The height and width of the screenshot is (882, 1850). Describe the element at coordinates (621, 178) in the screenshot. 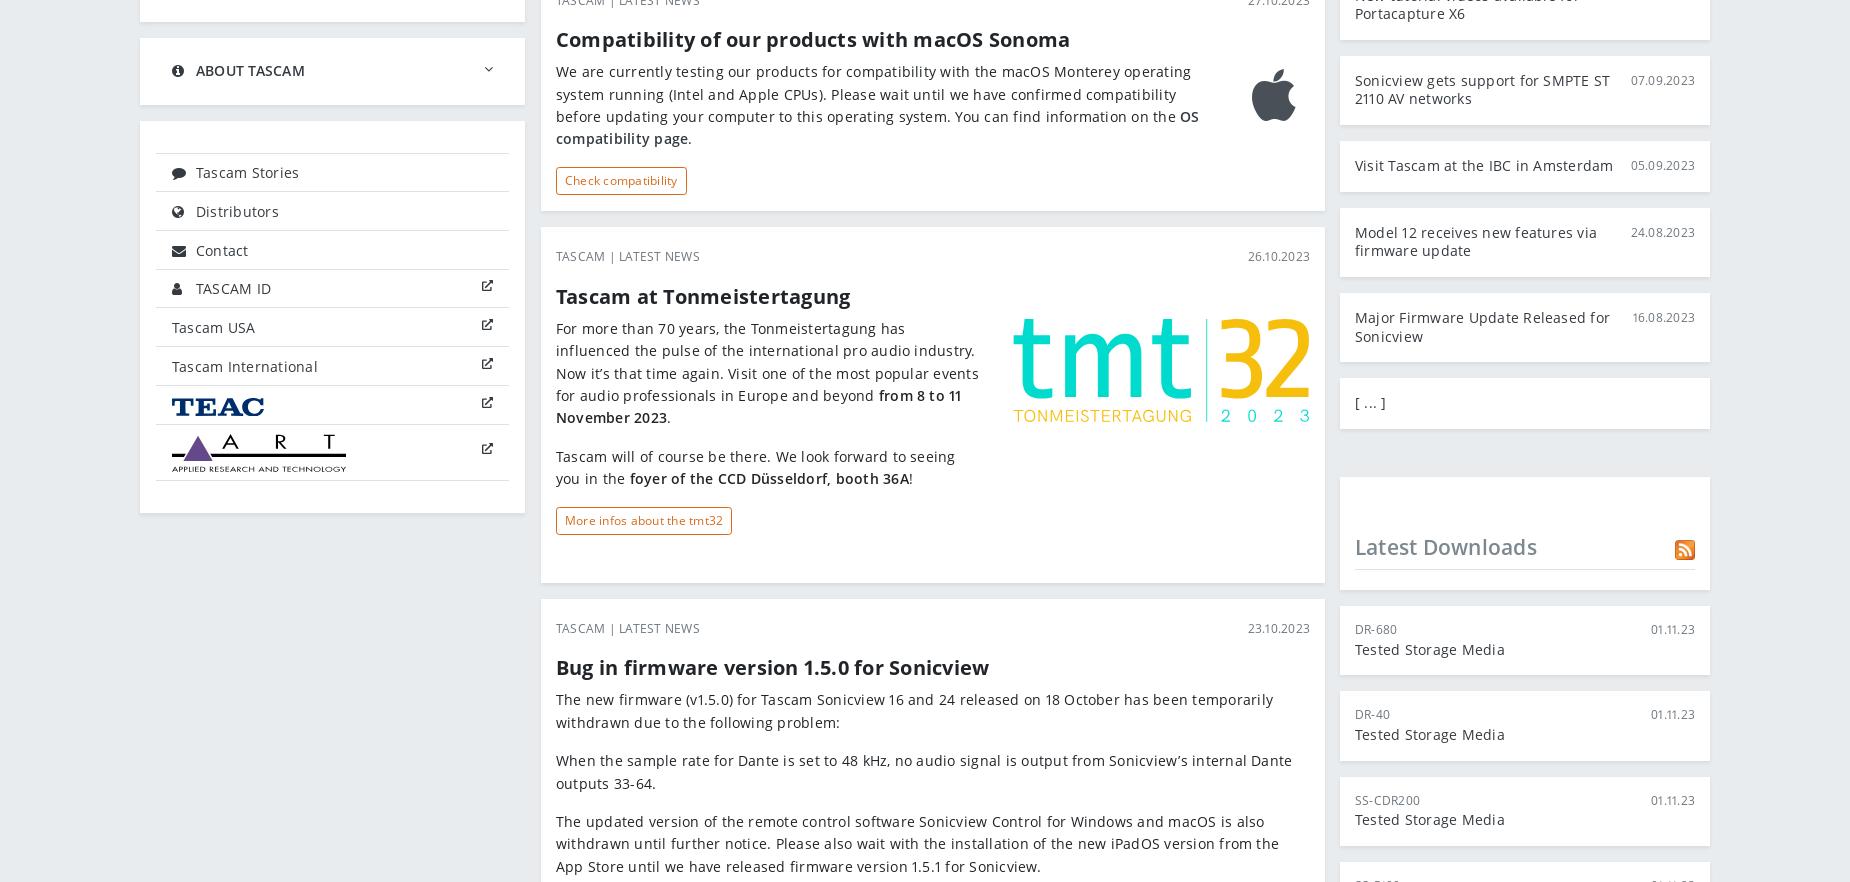

I see `'Check compatibility'` at that location.